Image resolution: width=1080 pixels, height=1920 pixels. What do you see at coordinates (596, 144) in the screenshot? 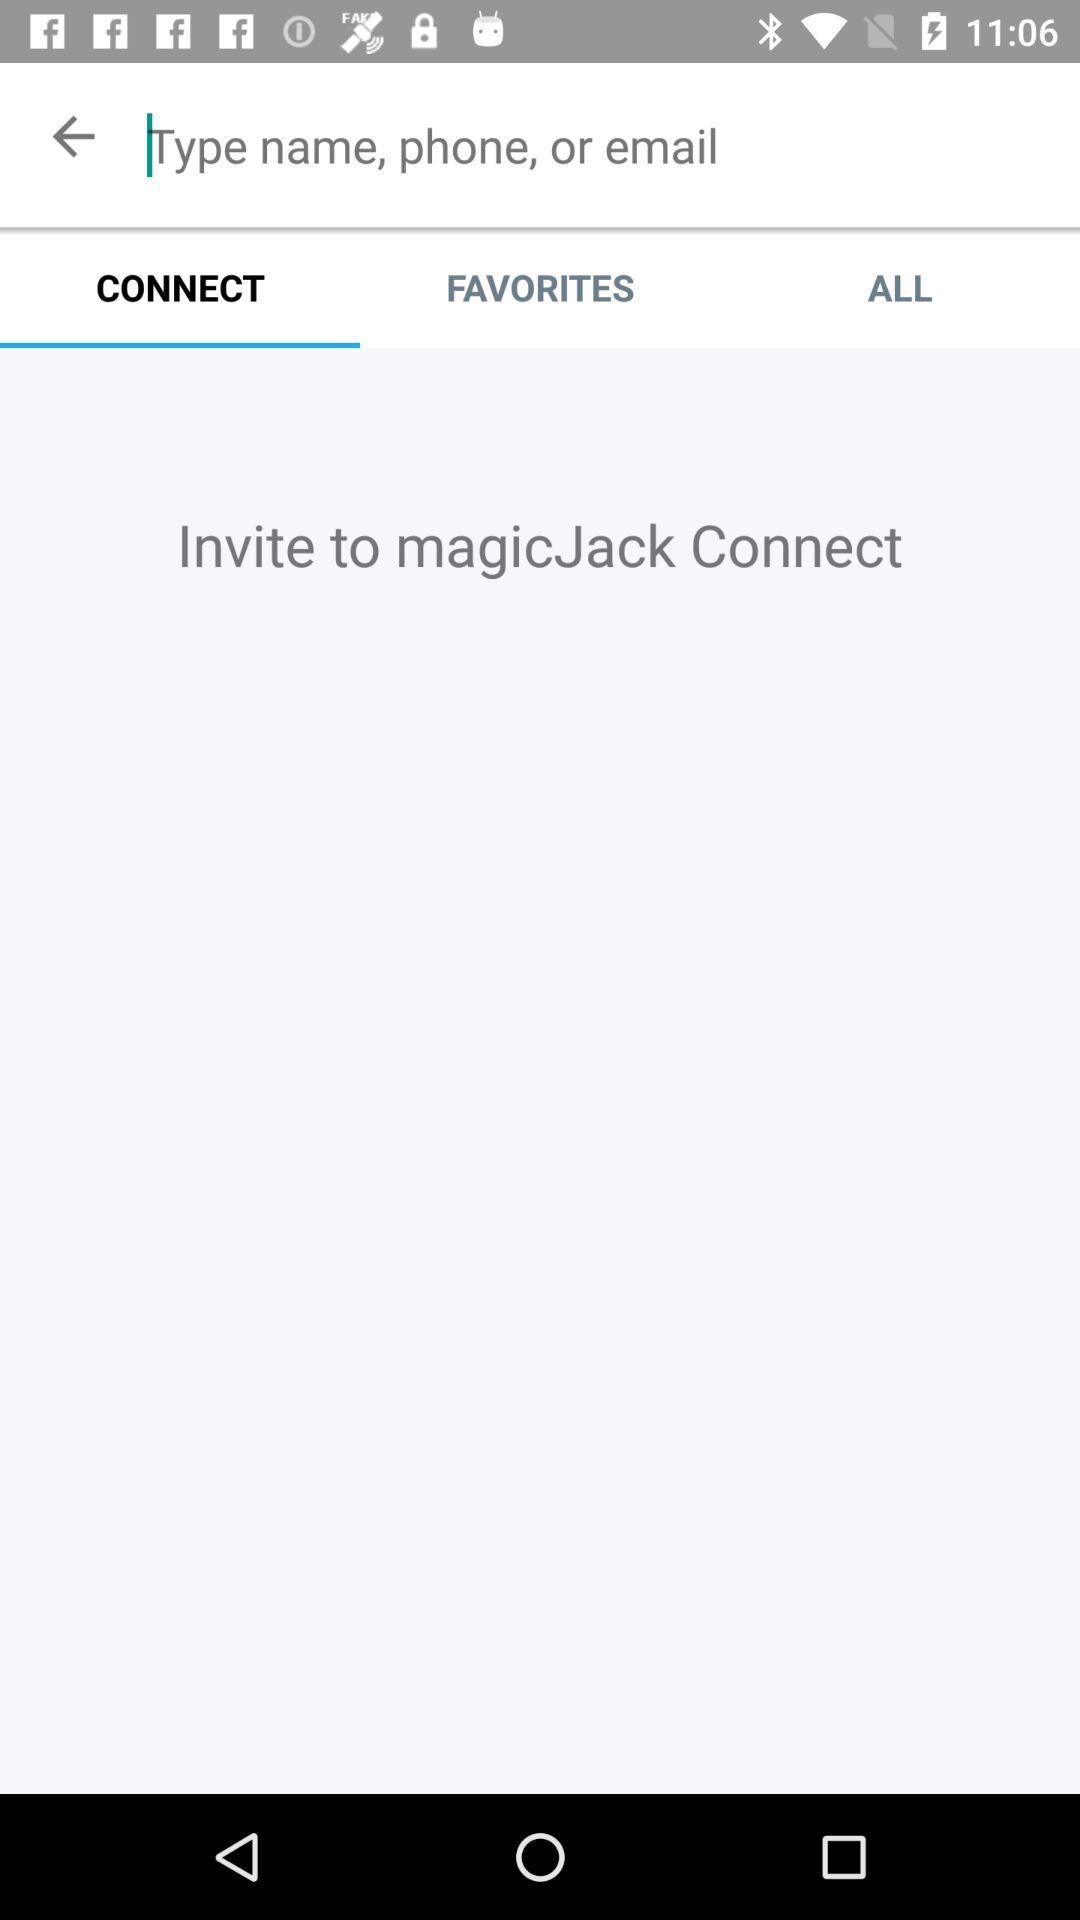
I see `the icon above connect item` at bounding box center [596, 144].